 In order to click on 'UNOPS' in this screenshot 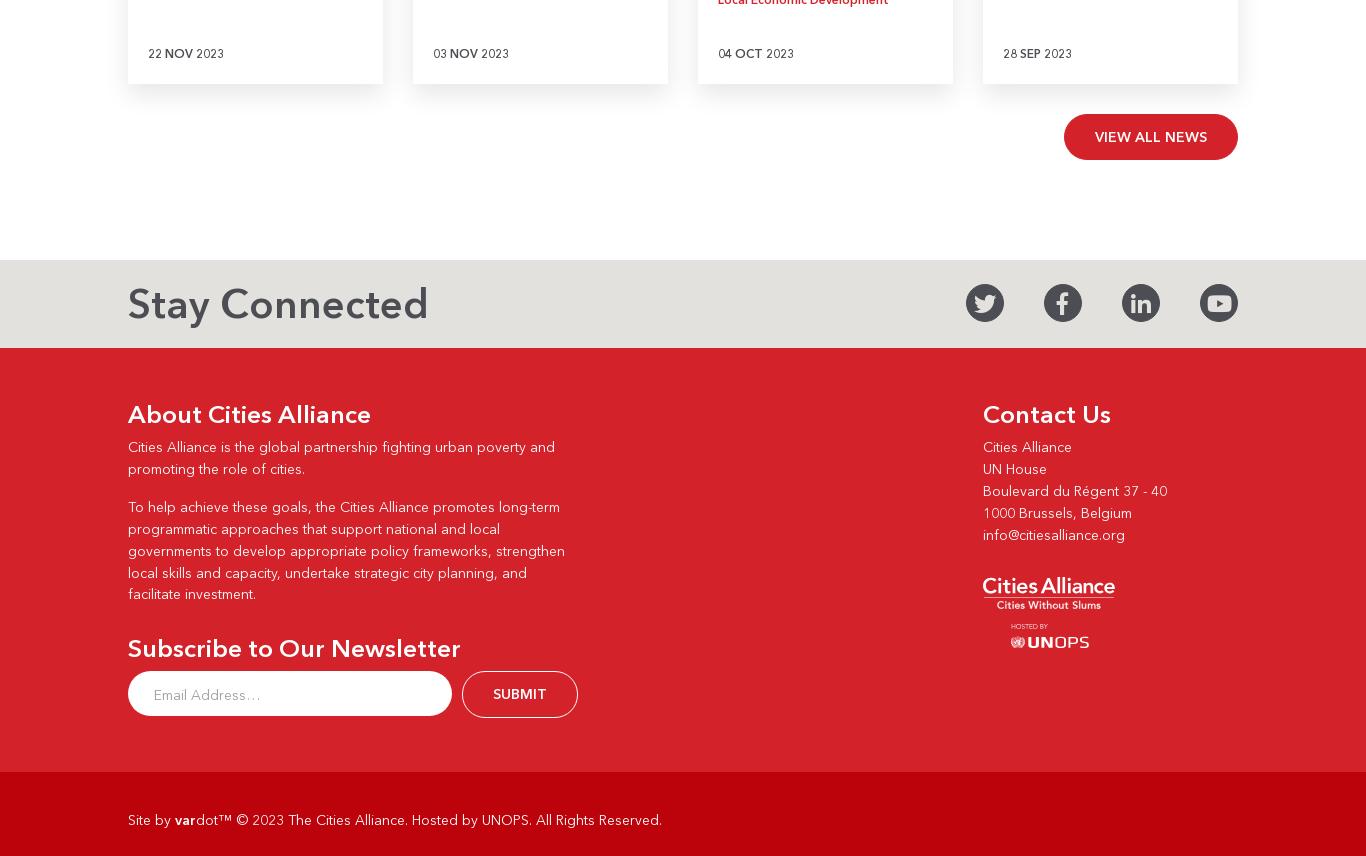, I will do `click(505, 819)`.